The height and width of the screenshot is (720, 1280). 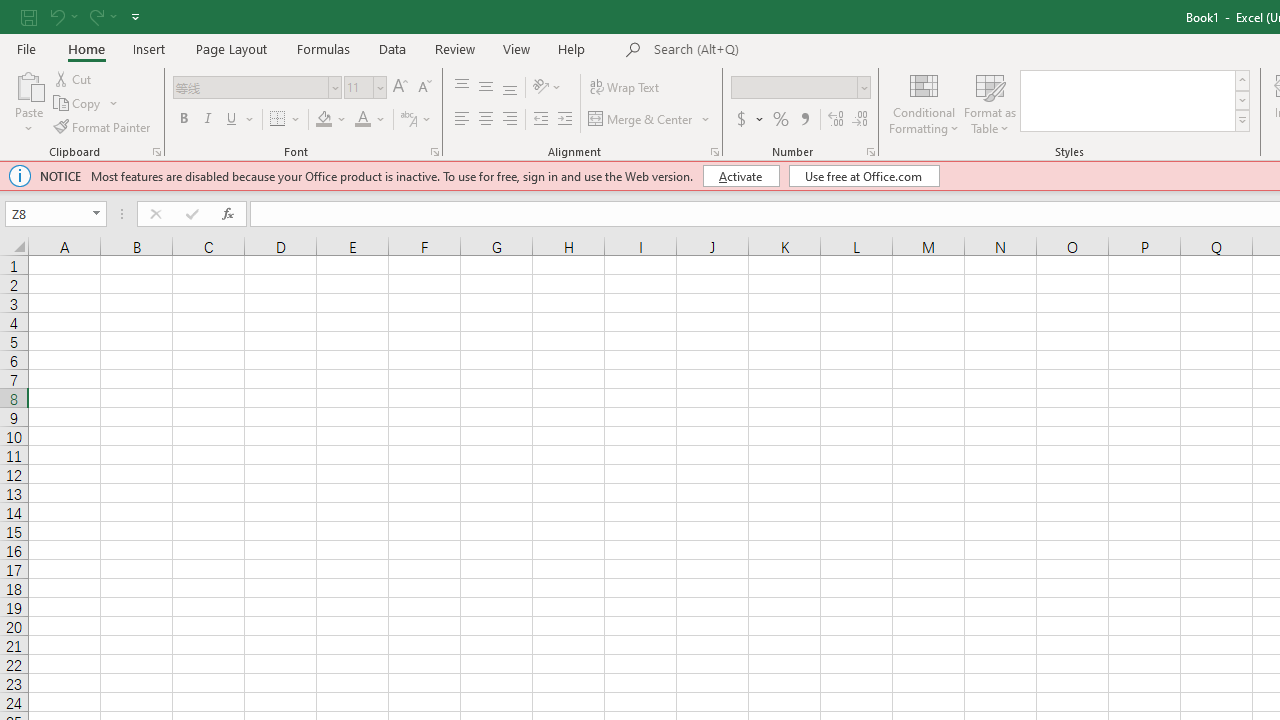 I want to click on 'Conditional Formatting', so click(x=923, y=103).